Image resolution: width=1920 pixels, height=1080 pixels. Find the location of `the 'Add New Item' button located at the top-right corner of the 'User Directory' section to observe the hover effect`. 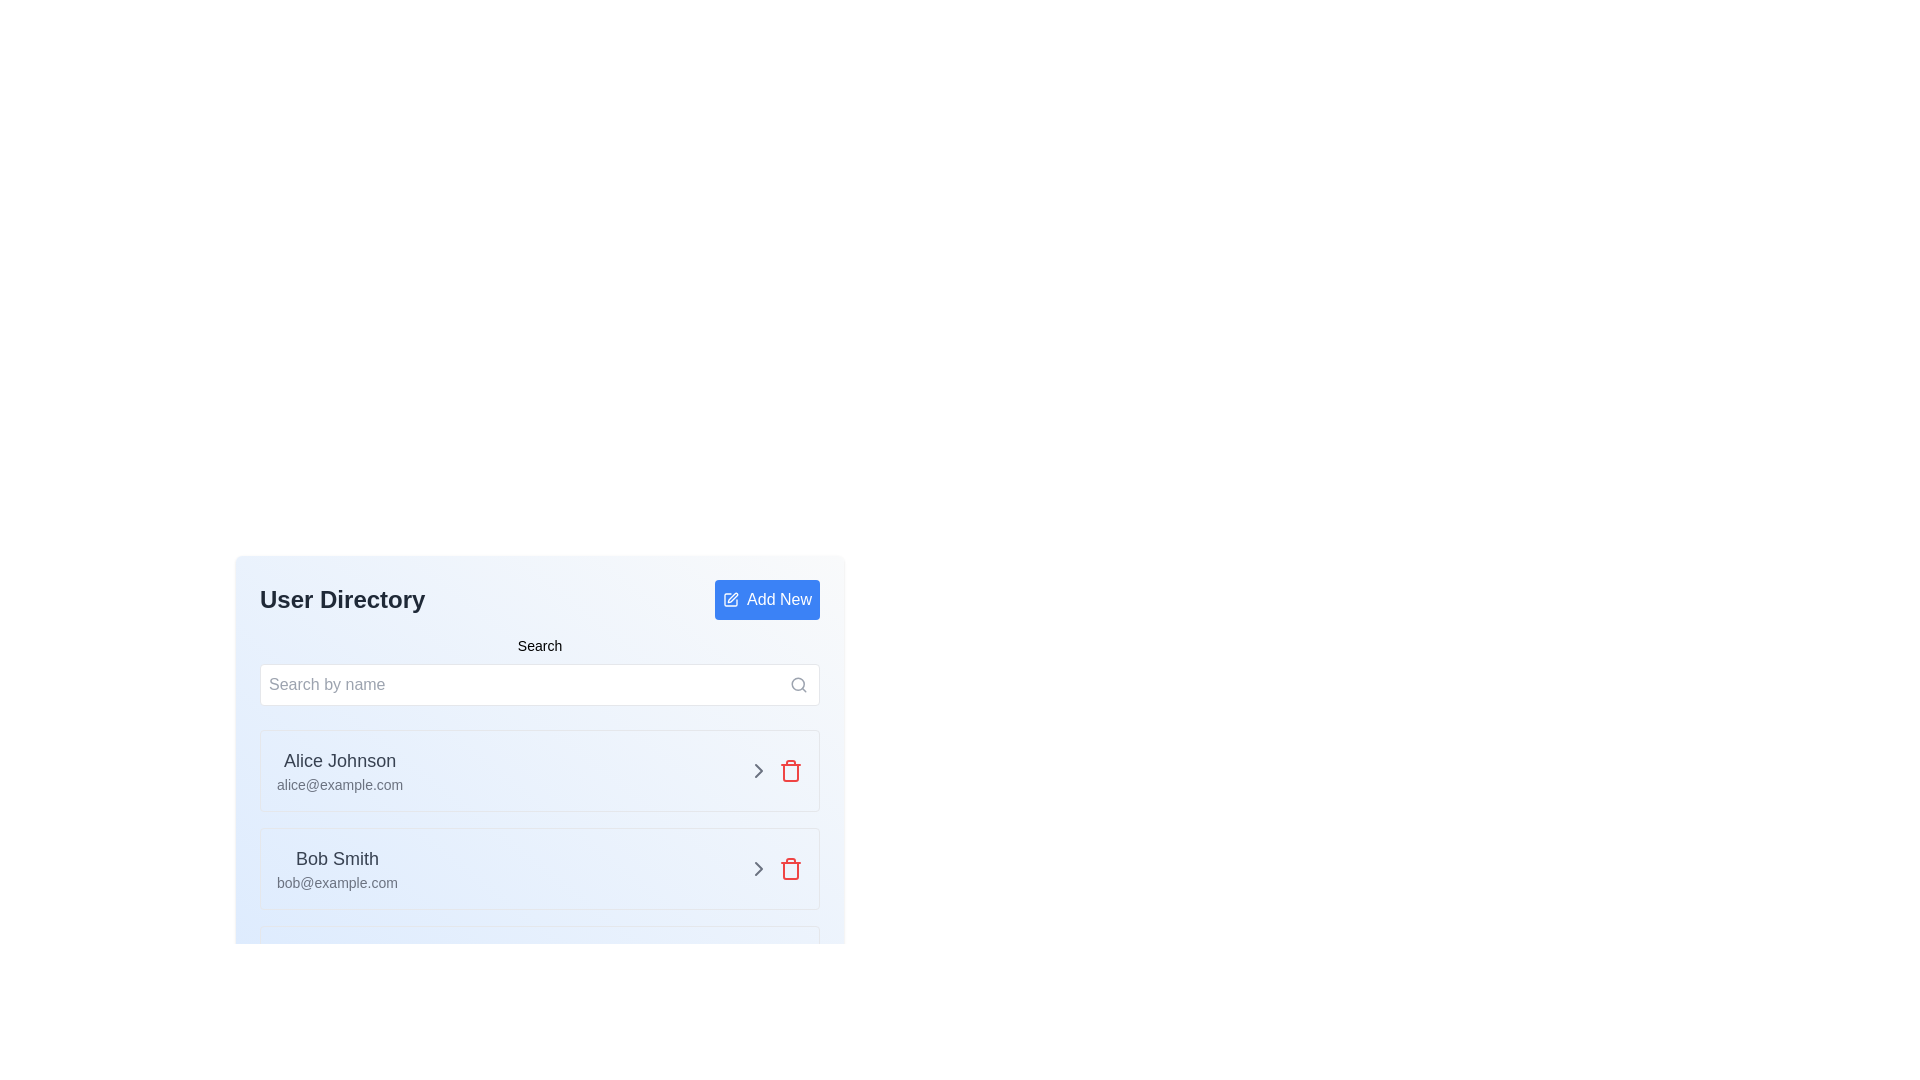

the 'Add New Item' button located at the top-right corner of the 'User Directory' section to observe the hover effect is located at coordinates (766, 599).